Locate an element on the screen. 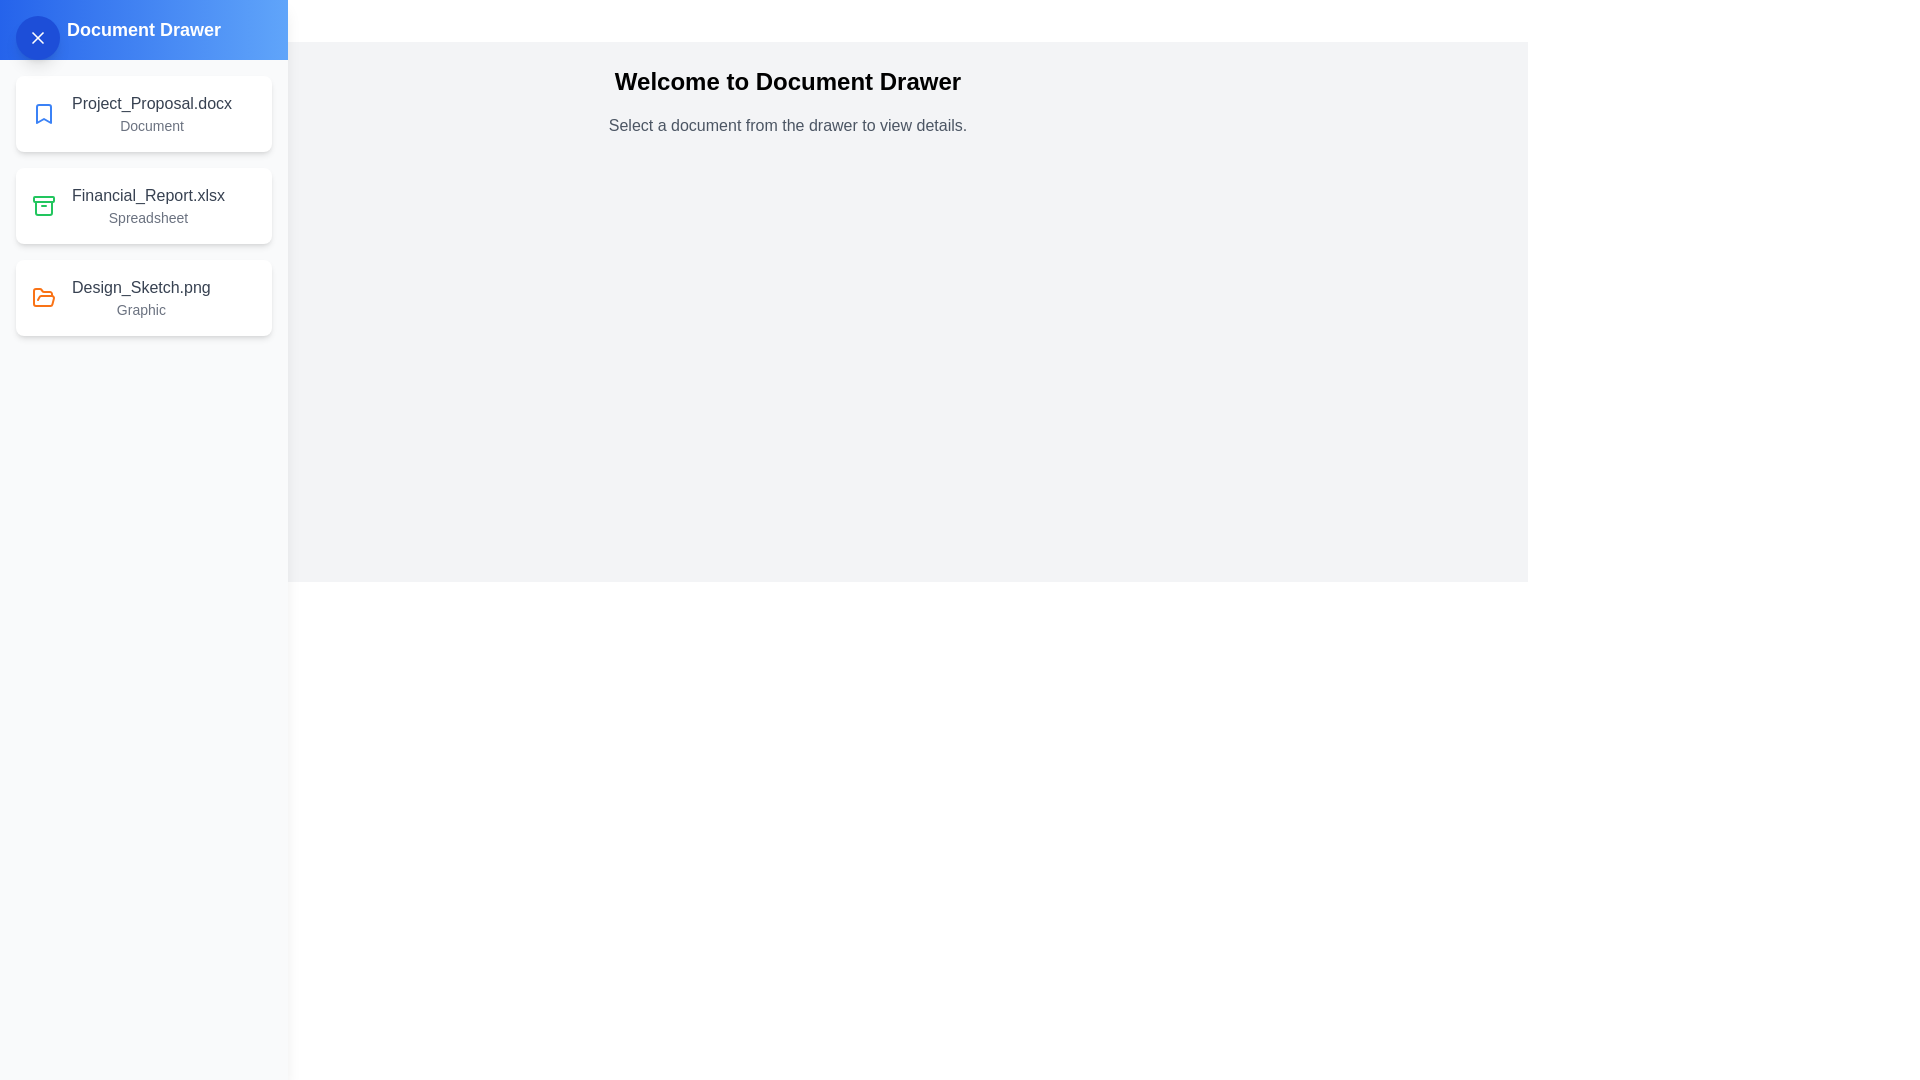  the header text 'Document Drawer' at the top of the drawer is located at coordinates (143, 30).